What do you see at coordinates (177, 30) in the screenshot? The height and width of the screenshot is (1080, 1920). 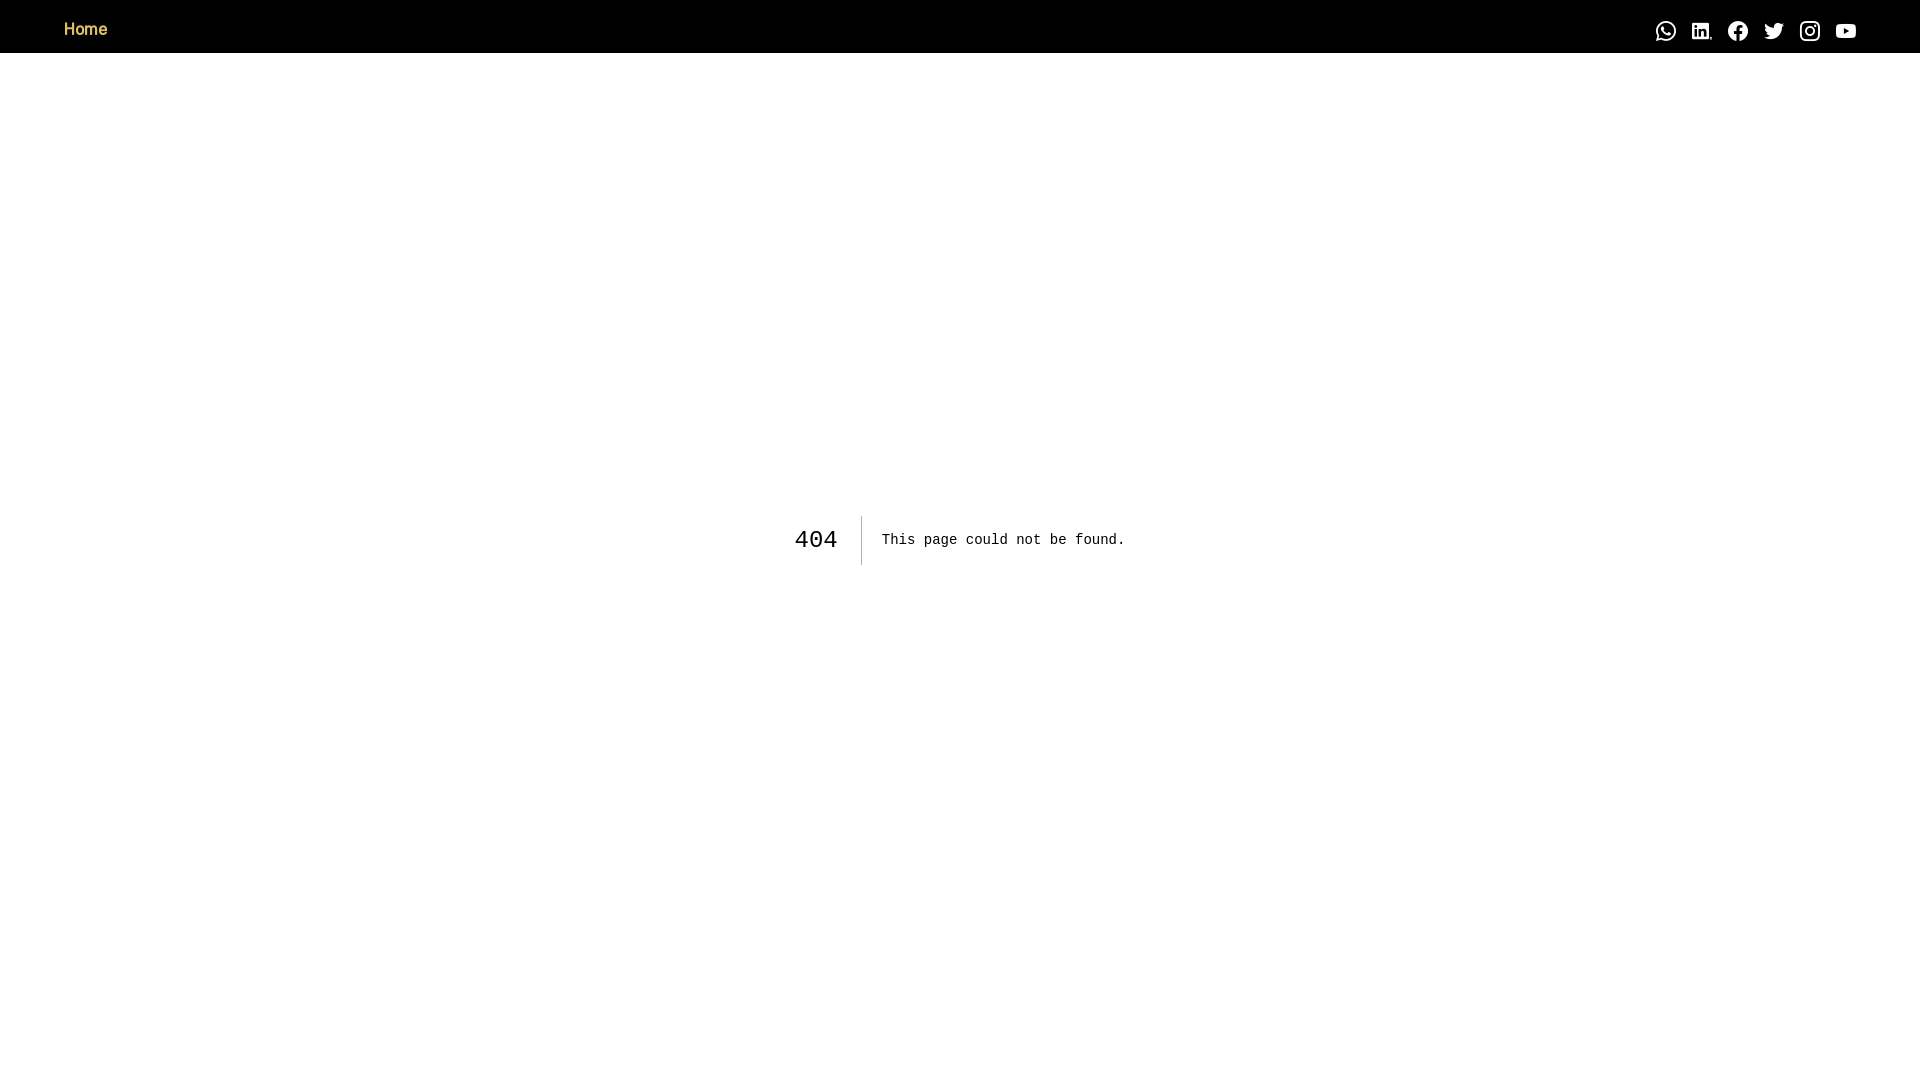 I see `'Disclaimer'` at bounding box center [177, 30].